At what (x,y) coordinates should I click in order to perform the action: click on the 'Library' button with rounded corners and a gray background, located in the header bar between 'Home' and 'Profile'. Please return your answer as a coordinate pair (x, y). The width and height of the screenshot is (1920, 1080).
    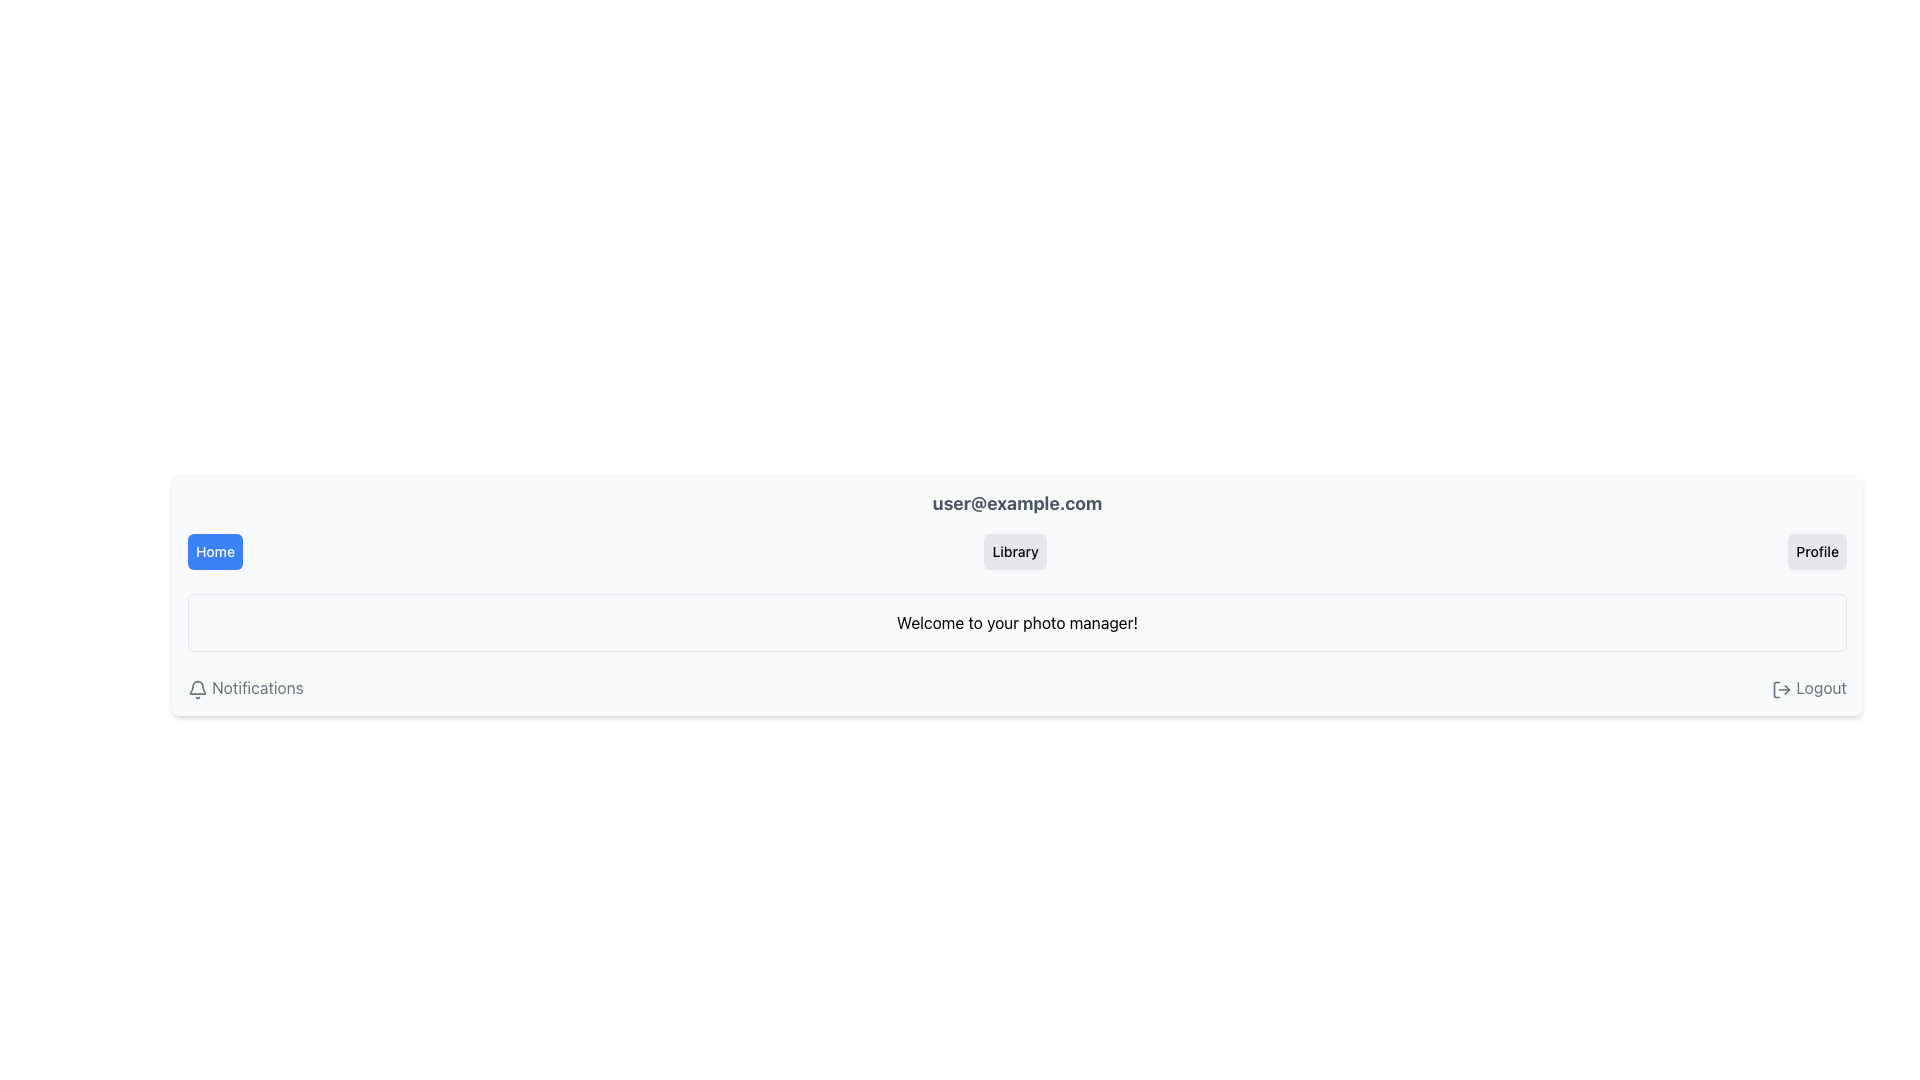
    Looking at the image, I should click on (1015, 551).